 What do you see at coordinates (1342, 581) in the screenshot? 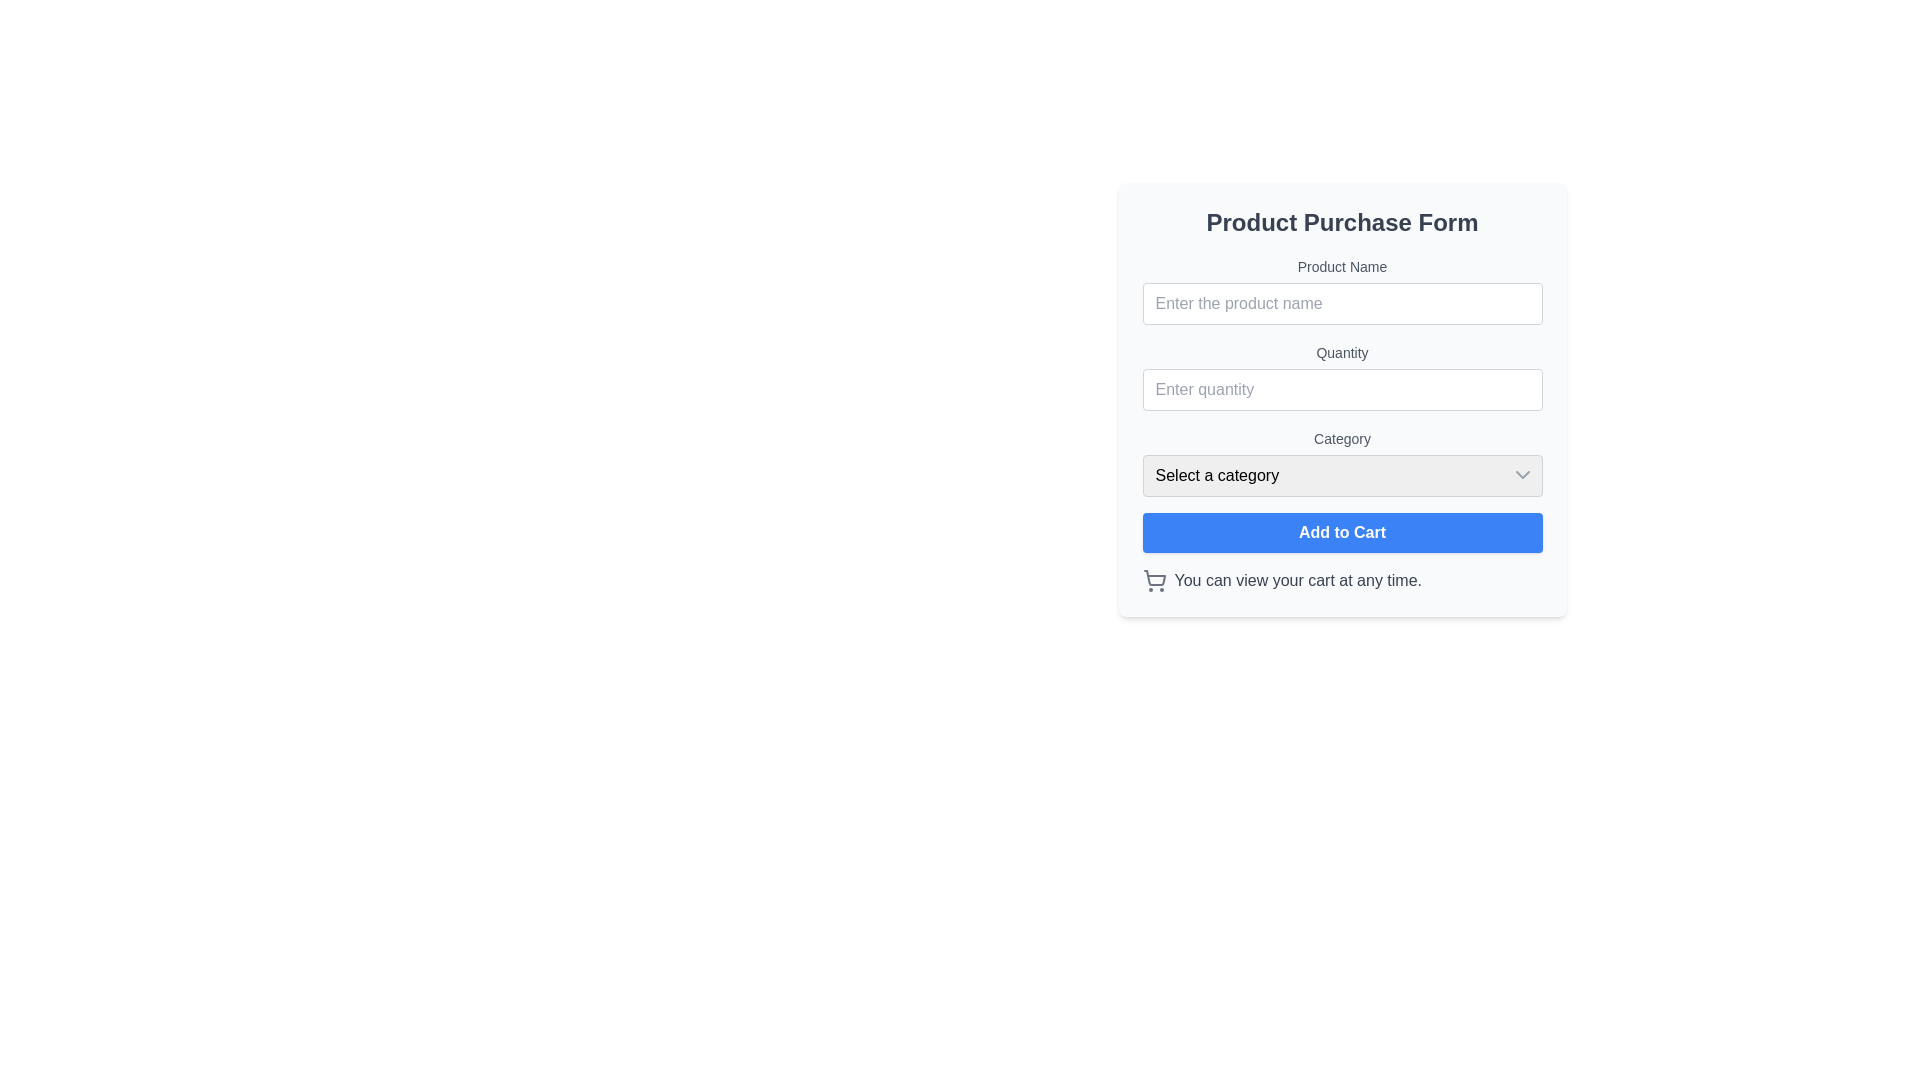
I see `the informational text element that displays the message 'You can view your cart at any time.' styled in gray, which is positioned below the 'Add to Cart' button` at bounding box center [1342, 581].